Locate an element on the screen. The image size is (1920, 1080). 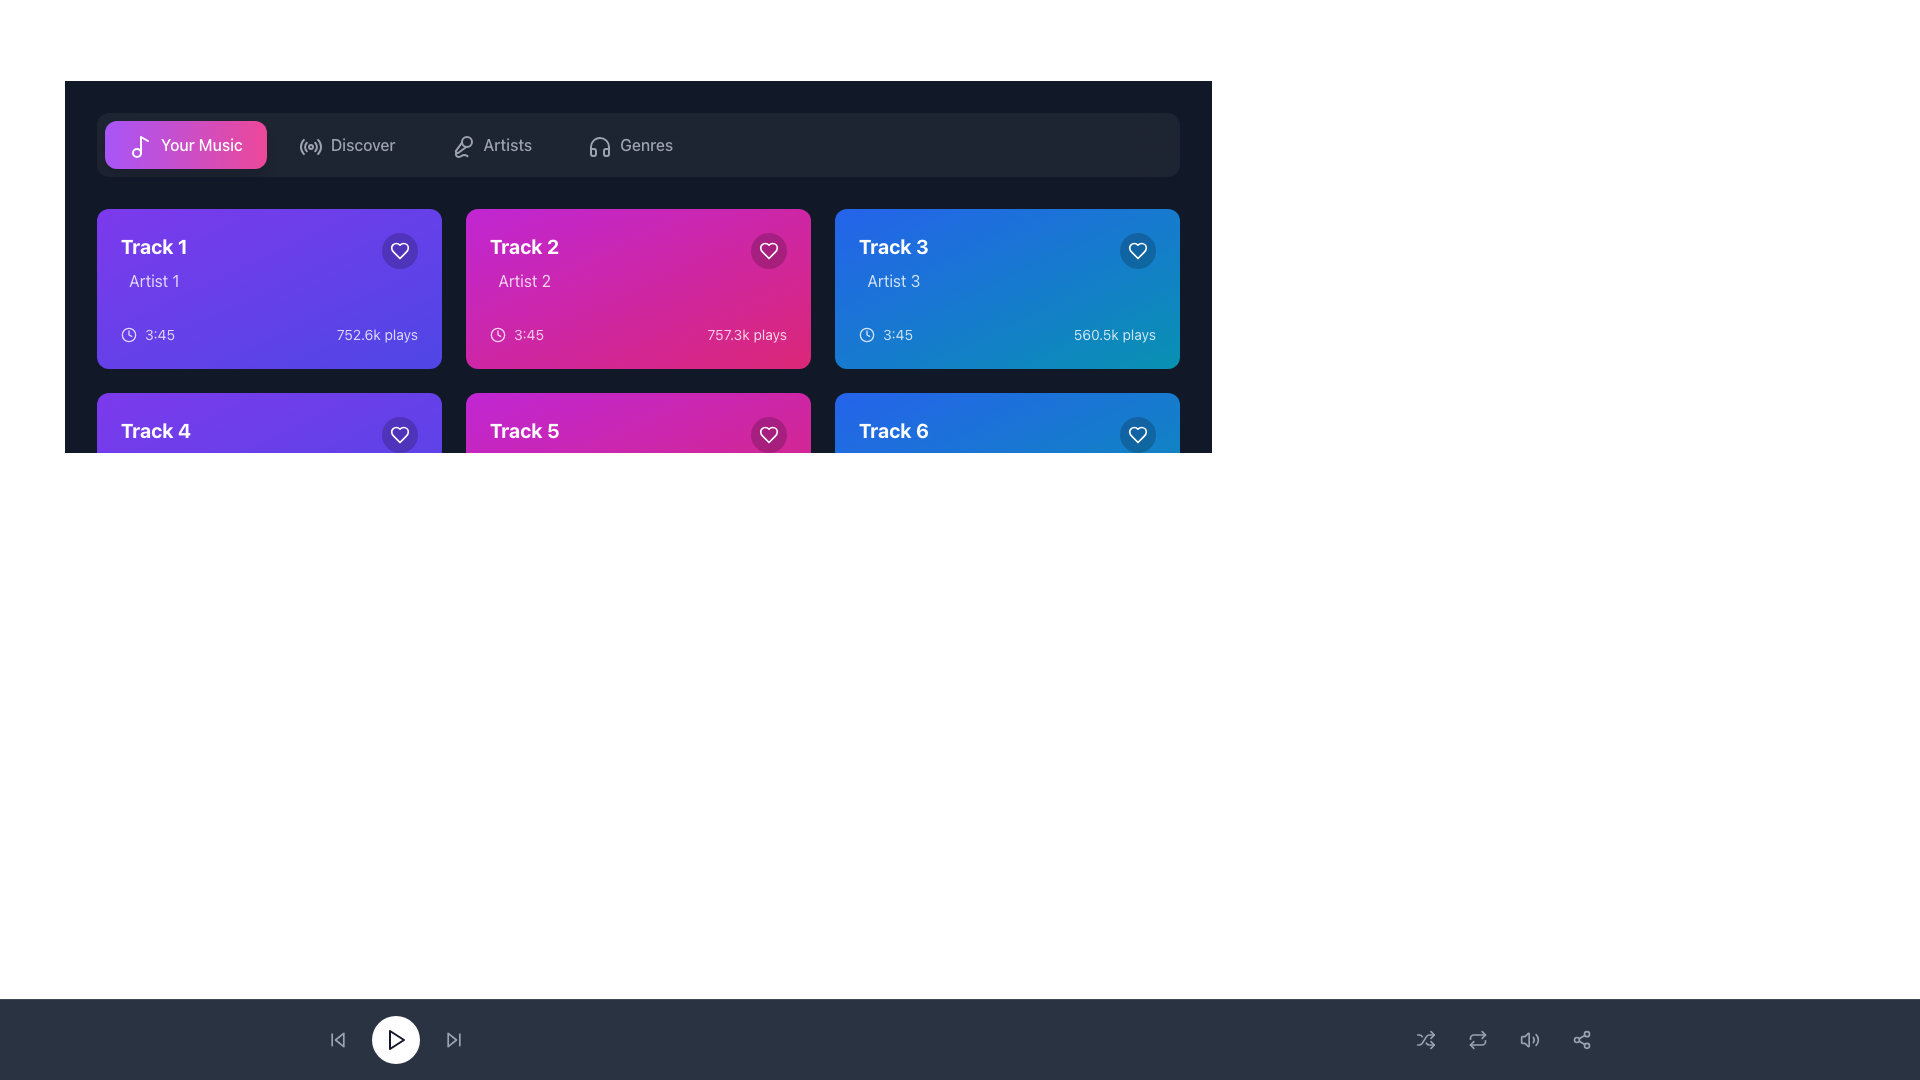
the heart icon located in the top-right corner of the 'Track 3' card is located at coordinates (1137, 249).